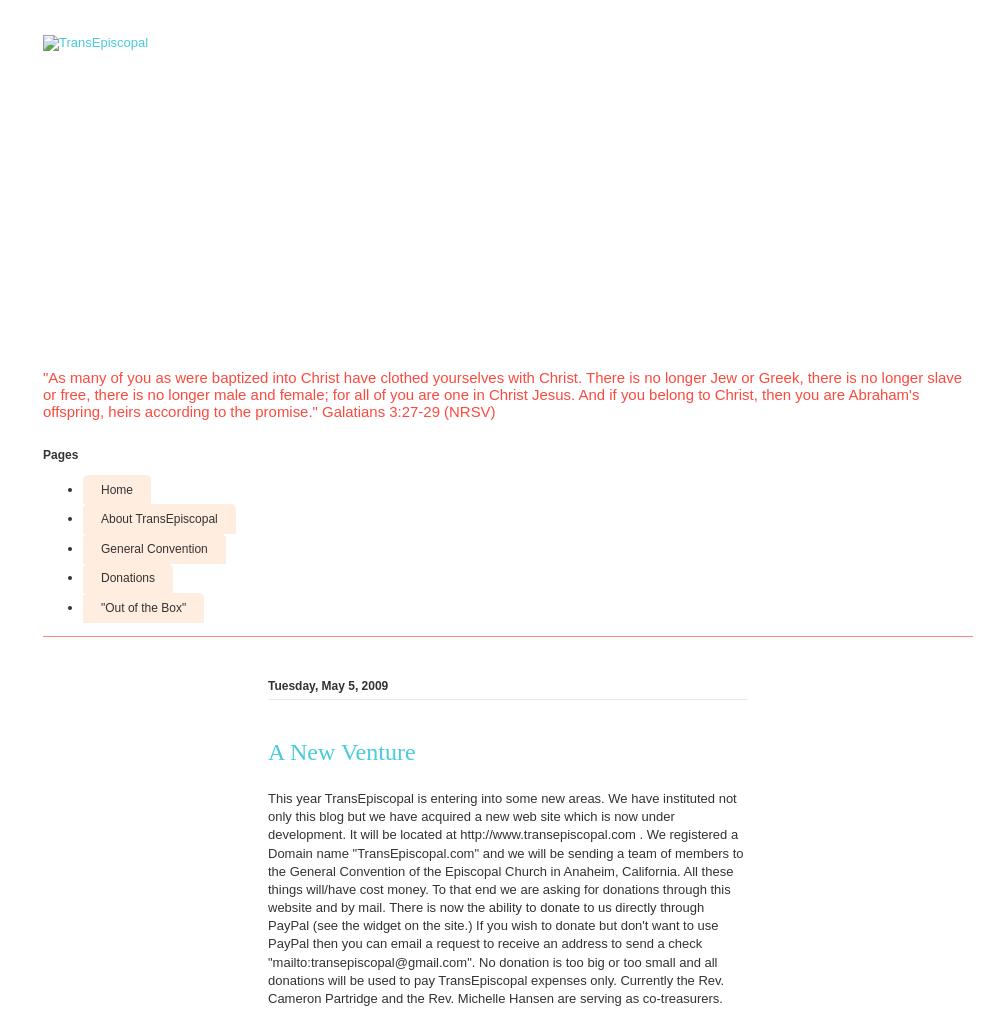 This screenshot has height=1023, width=1008. Describe the element at coordinates (502, 392) in the screenshot. I see `'"As many of you as were baptized into Christ have clothed yourselves
with Christ. There is no longer Jew or Greek, there is no longer slave
or free, there is no longer male and female; for all of you are one in
Christ Jesus. And if you belong to Christ, then you are Abraham's
offspring, heirs according to the promise." Galatians 3:27-29 (NRSV)'` at that location.